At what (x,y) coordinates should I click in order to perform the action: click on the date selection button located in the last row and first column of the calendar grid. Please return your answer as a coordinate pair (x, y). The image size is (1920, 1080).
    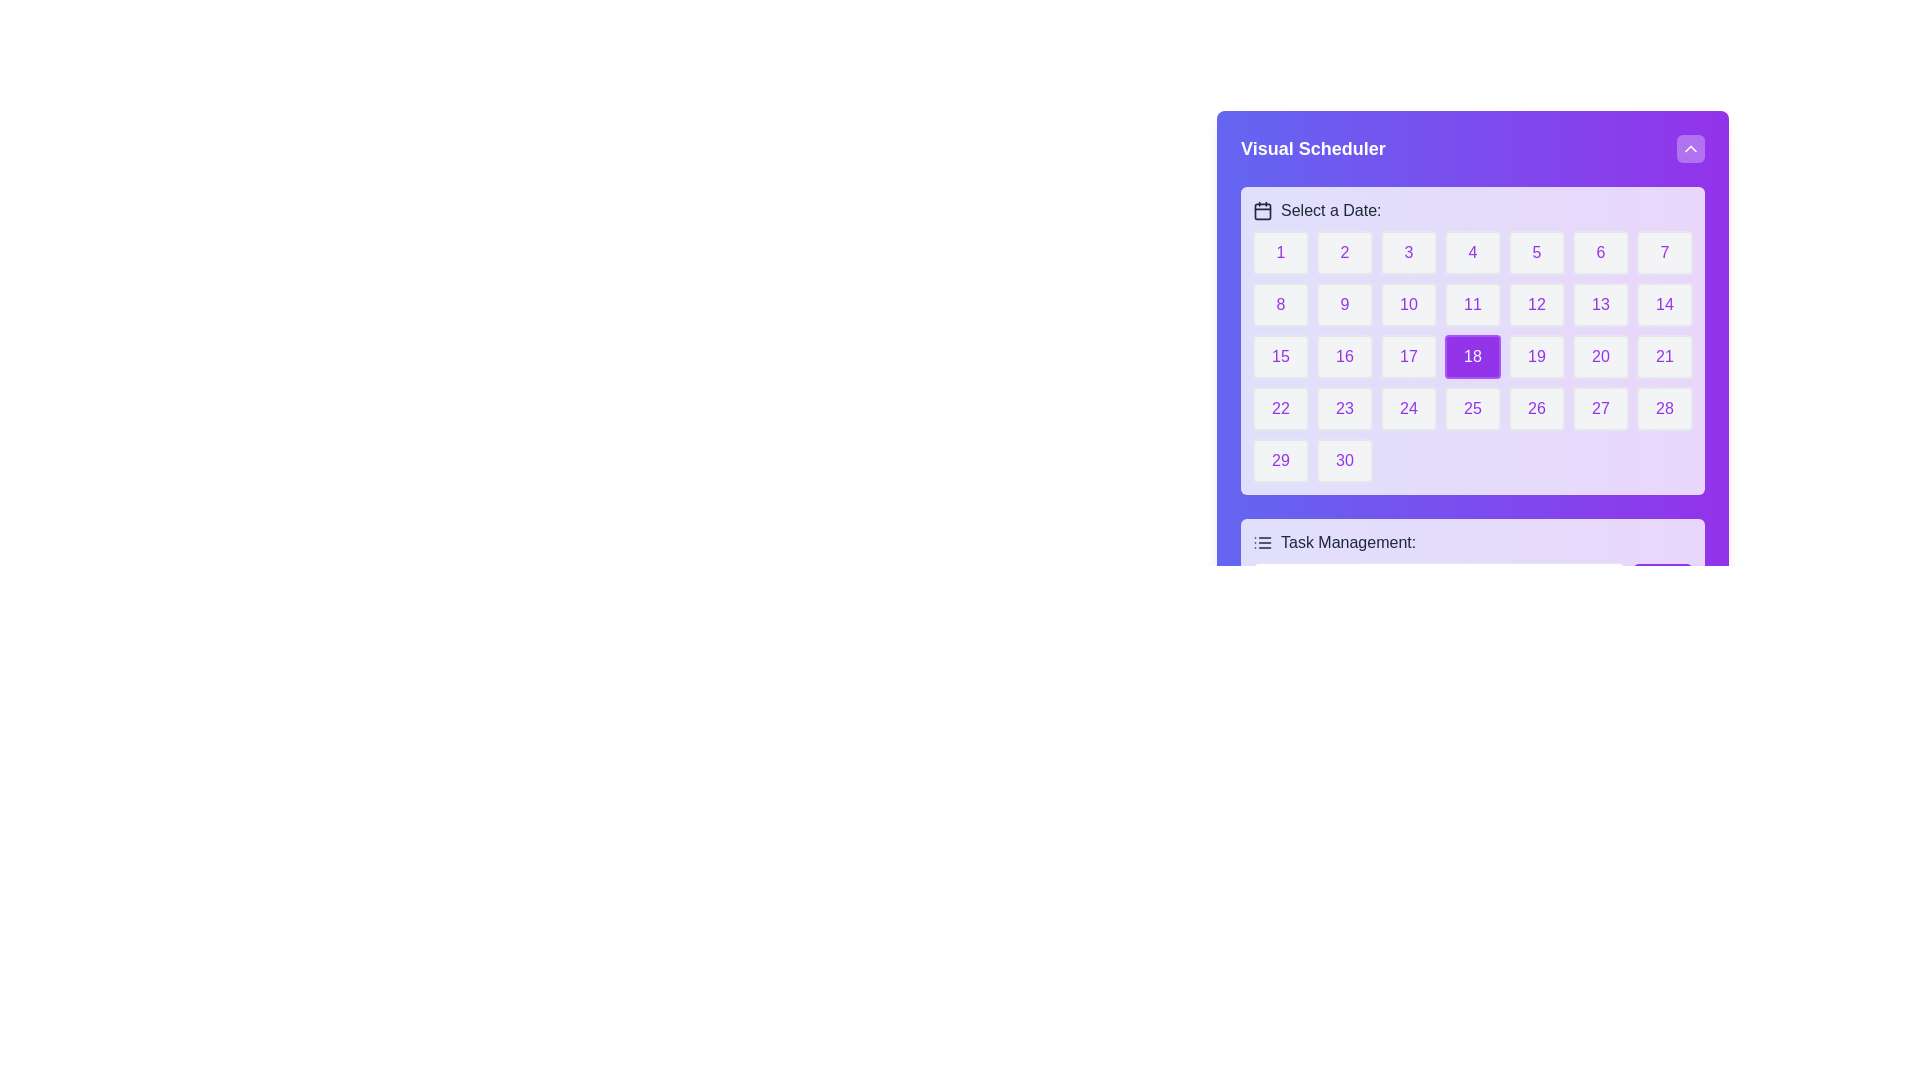
    Looking at the image, I should click on (1281, 461).